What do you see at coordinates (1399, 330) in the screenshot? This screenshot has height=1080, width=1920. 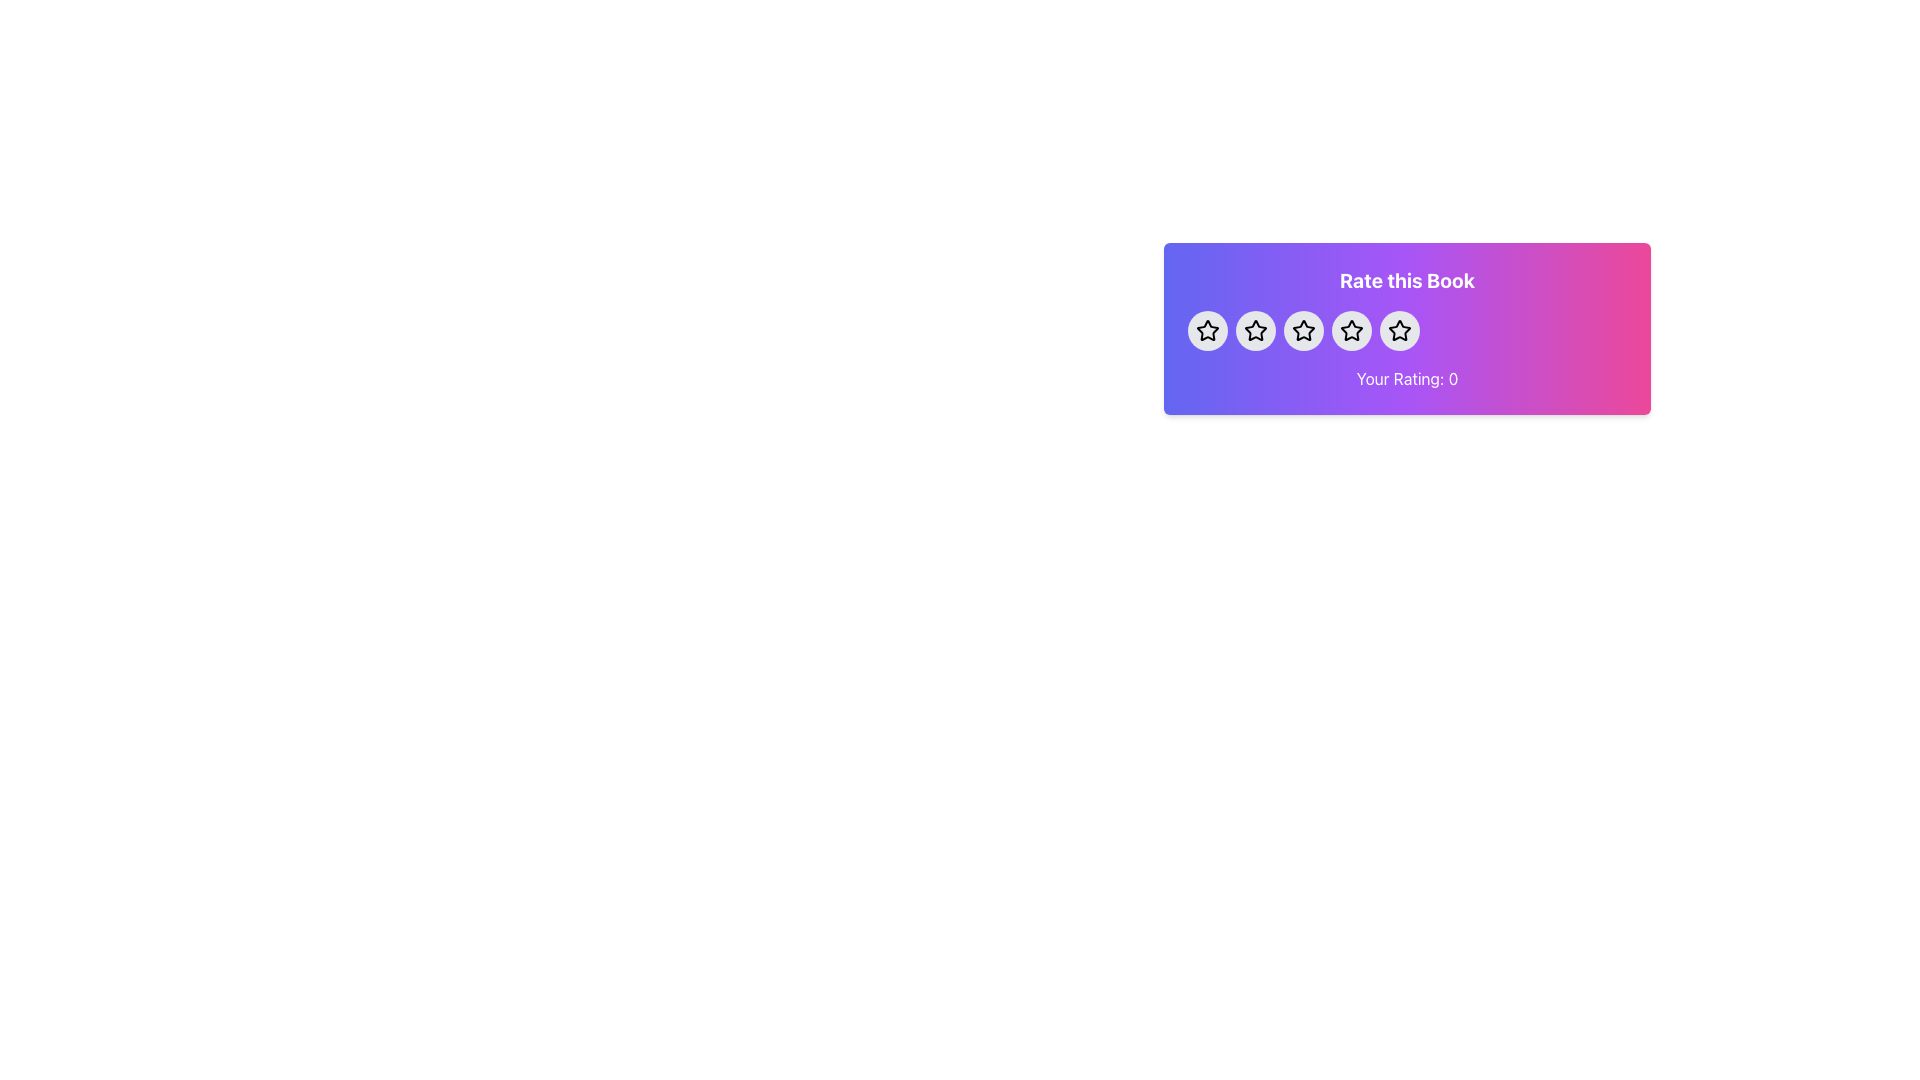 I see `the circular button with a light gray background and a black star icon` at bounding box center [1399, 330].